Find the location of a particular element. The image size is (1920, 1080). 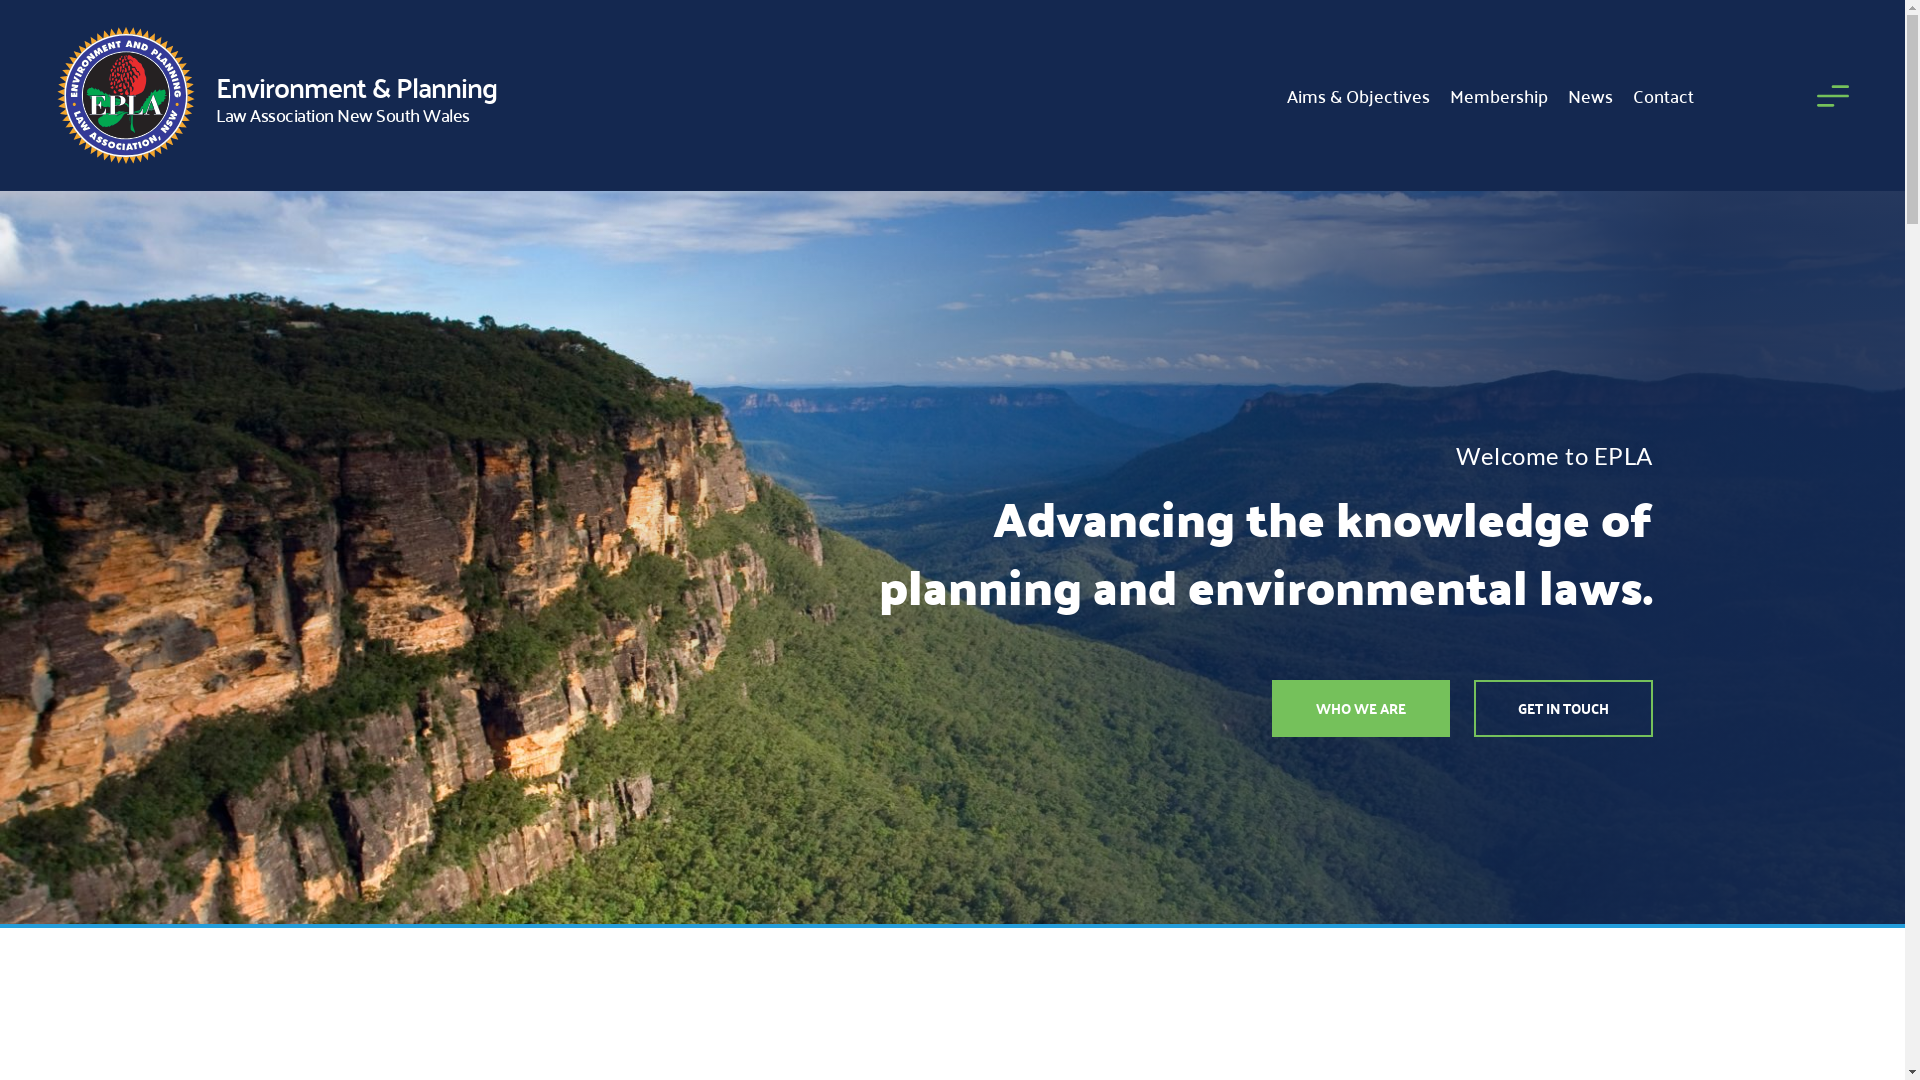

'Contact' is located at coordinates (1663, 96).